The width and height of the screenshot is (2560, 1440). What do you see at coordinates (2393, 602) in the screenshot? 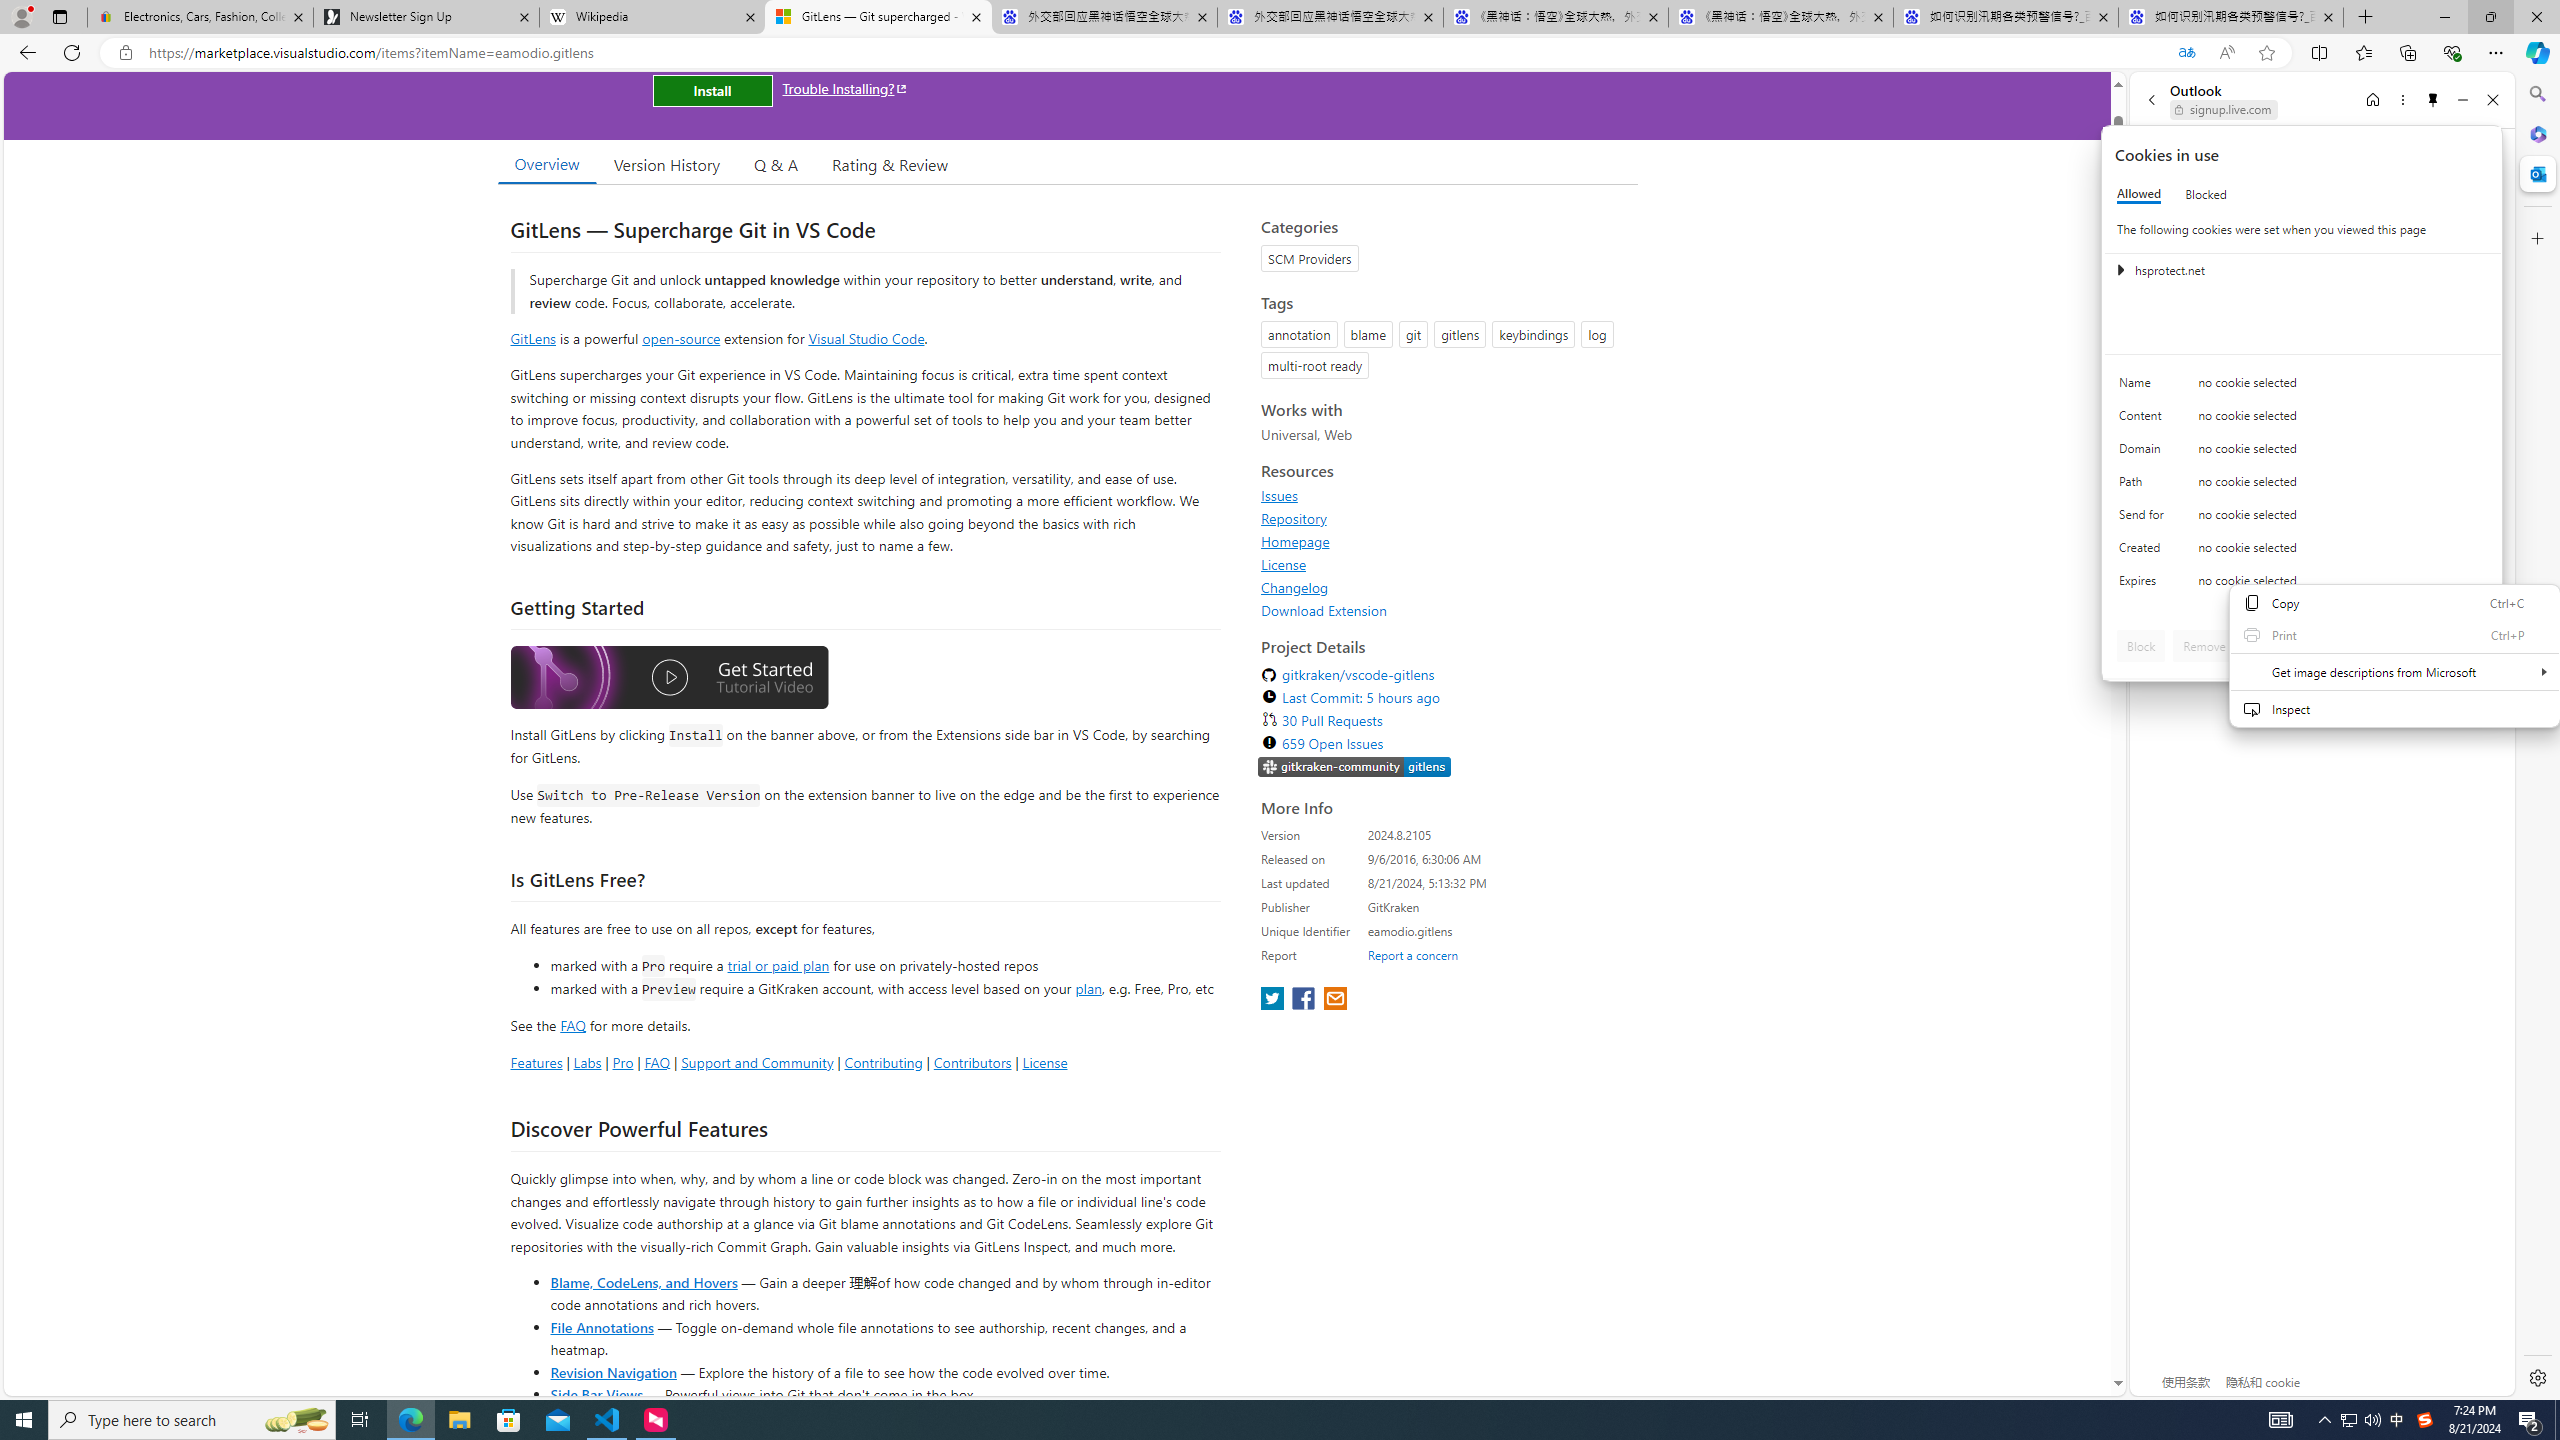
I see `'Copy'` at bounding box center [2393, 602].